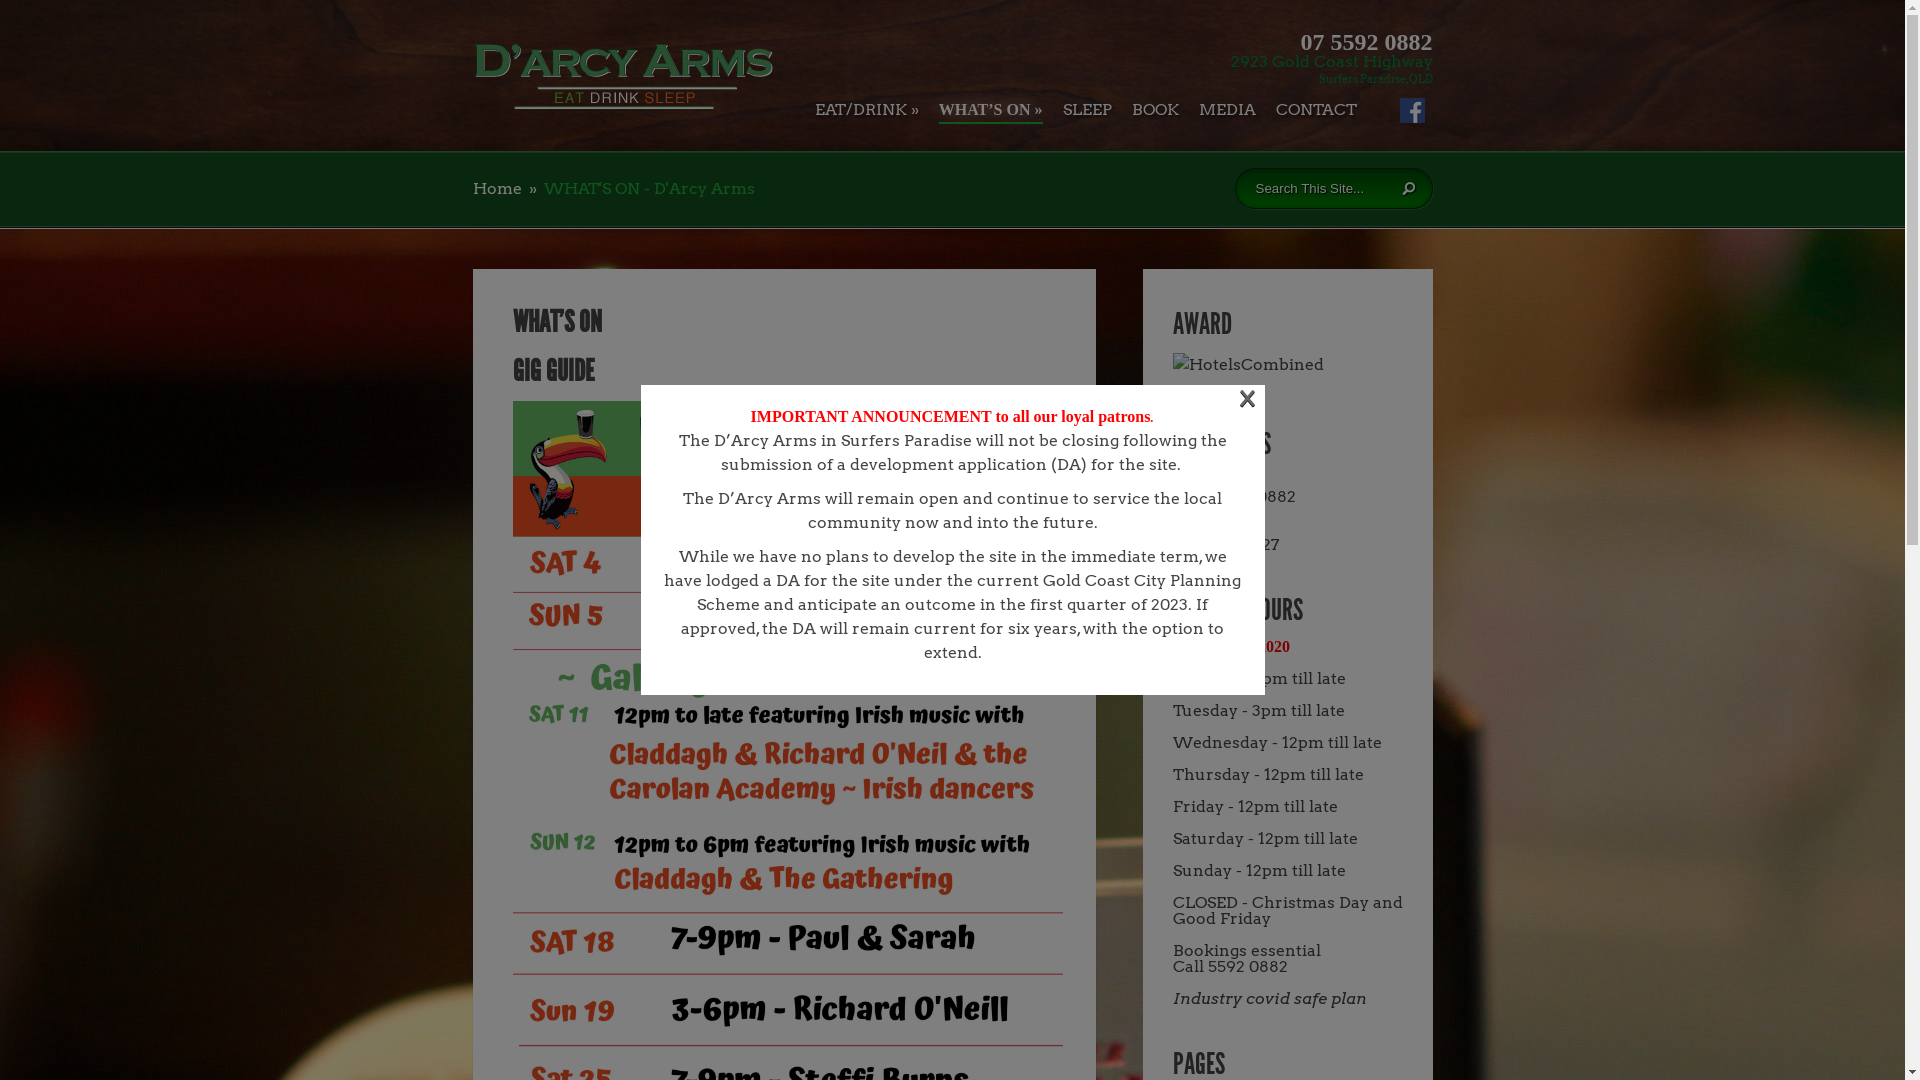 Image resolution: width=1920 pixels, height=1080 pixels. What do you see at coordinates (1365, 42) in the screenshot?
I see `'07 5592 0882'` at bounding box center [1365, 42].